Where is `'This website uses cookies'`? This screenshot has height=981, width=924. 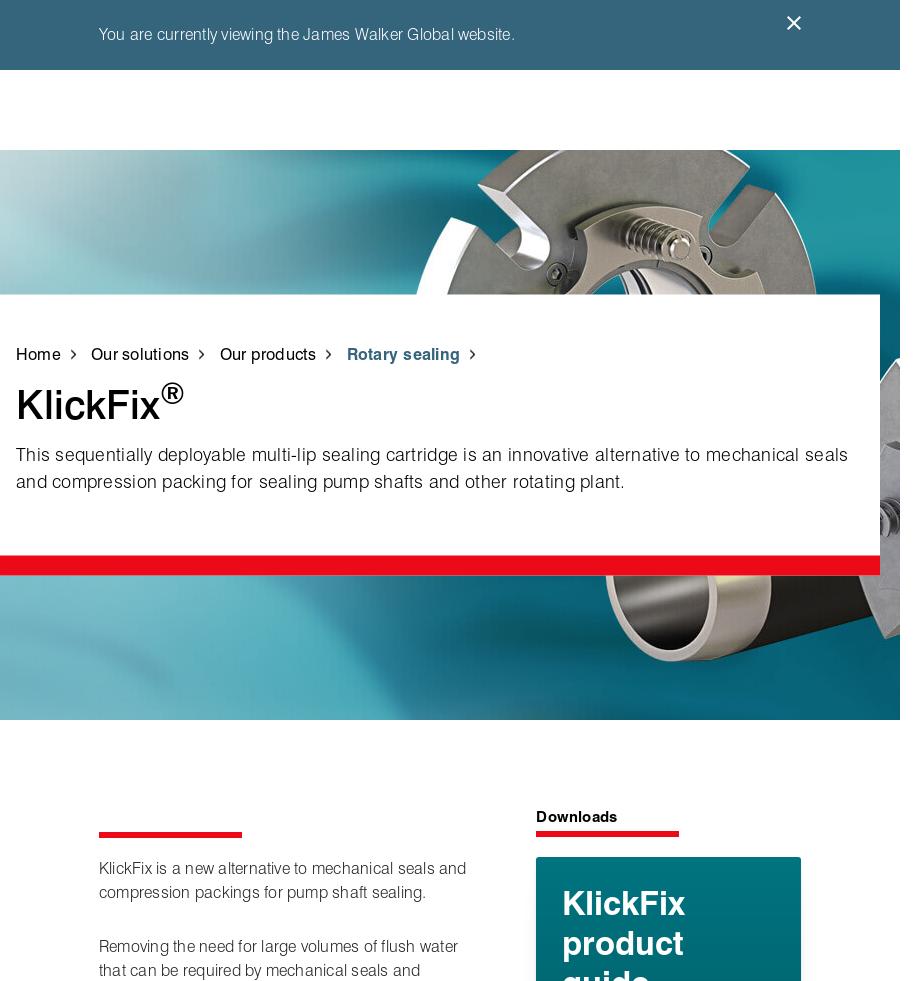 'This website uses cookies' is located at coordinates (119, 405).